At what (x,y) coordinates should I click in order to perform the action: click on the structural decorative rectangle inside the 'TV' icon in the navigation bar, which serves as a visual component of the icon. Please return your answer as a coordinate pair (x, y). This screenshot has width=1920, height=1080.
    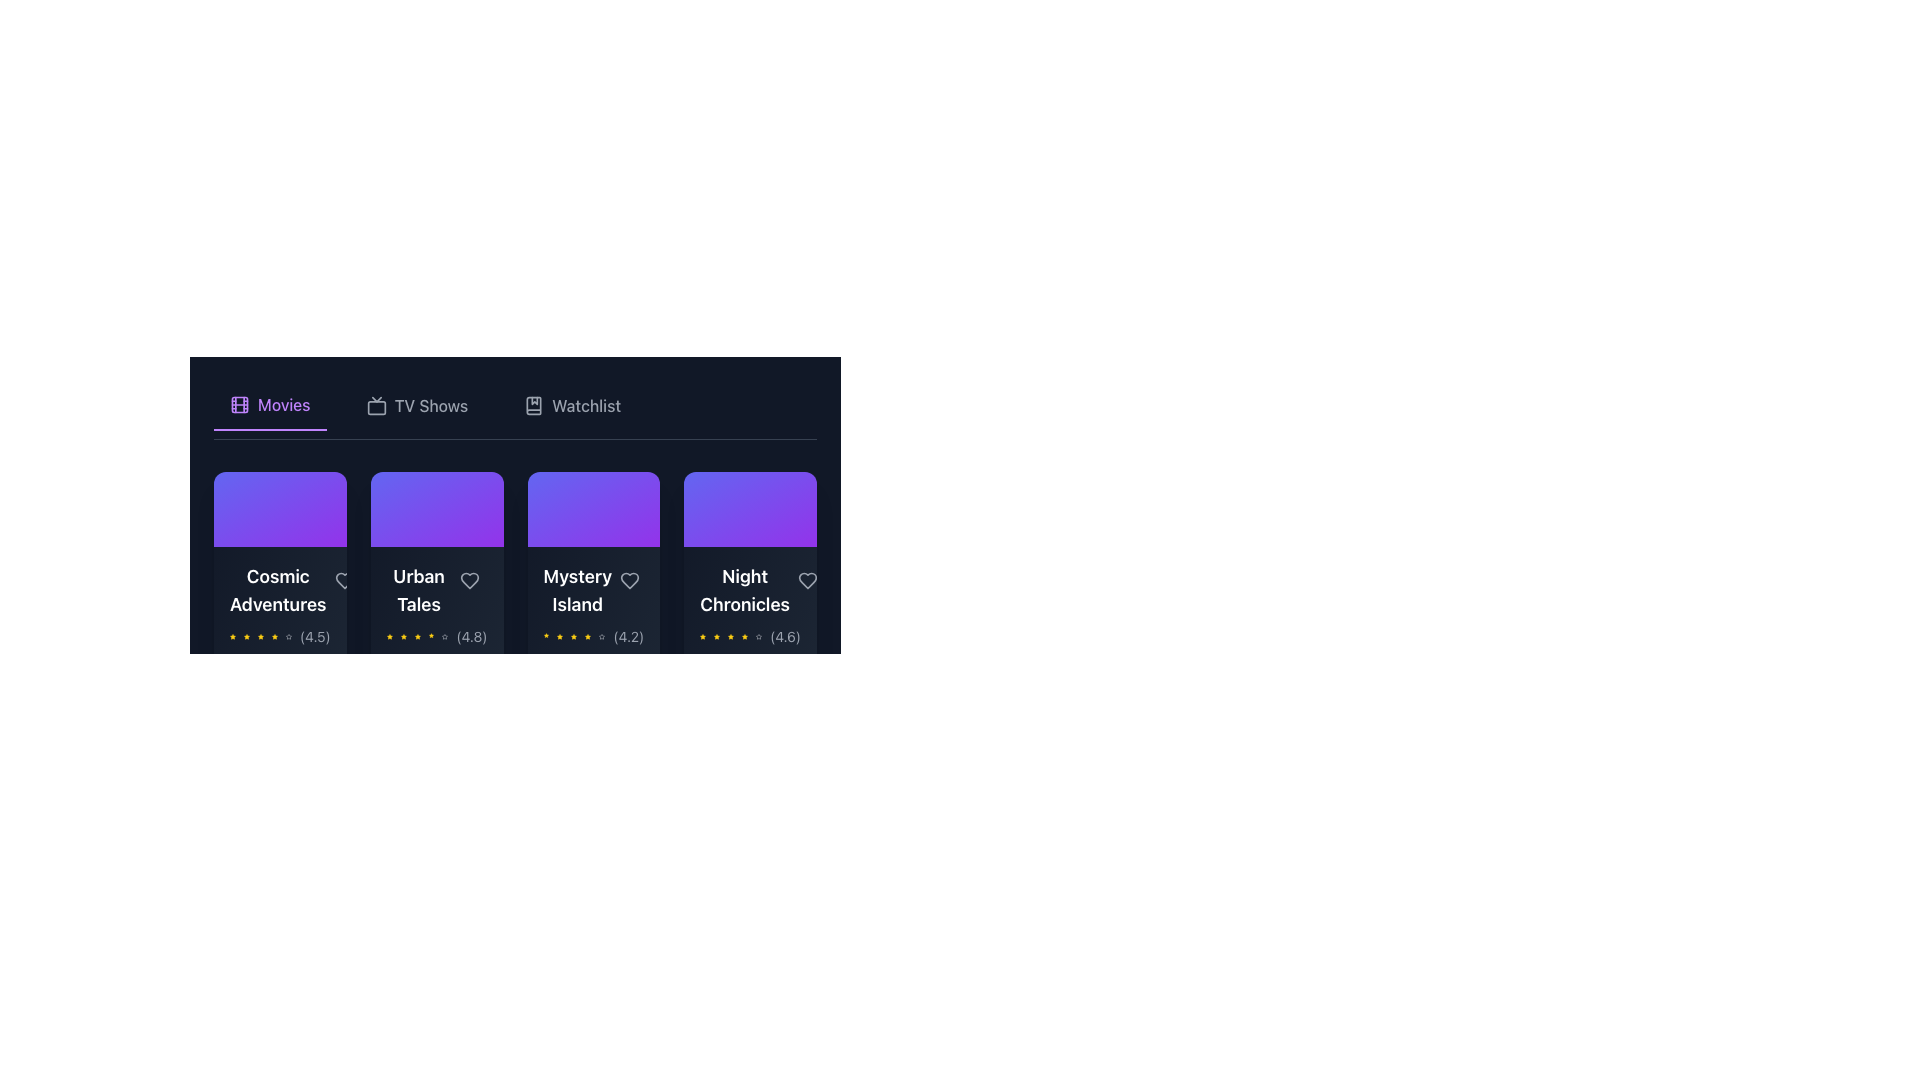
    Looking at the image, I should click on (376, 407).